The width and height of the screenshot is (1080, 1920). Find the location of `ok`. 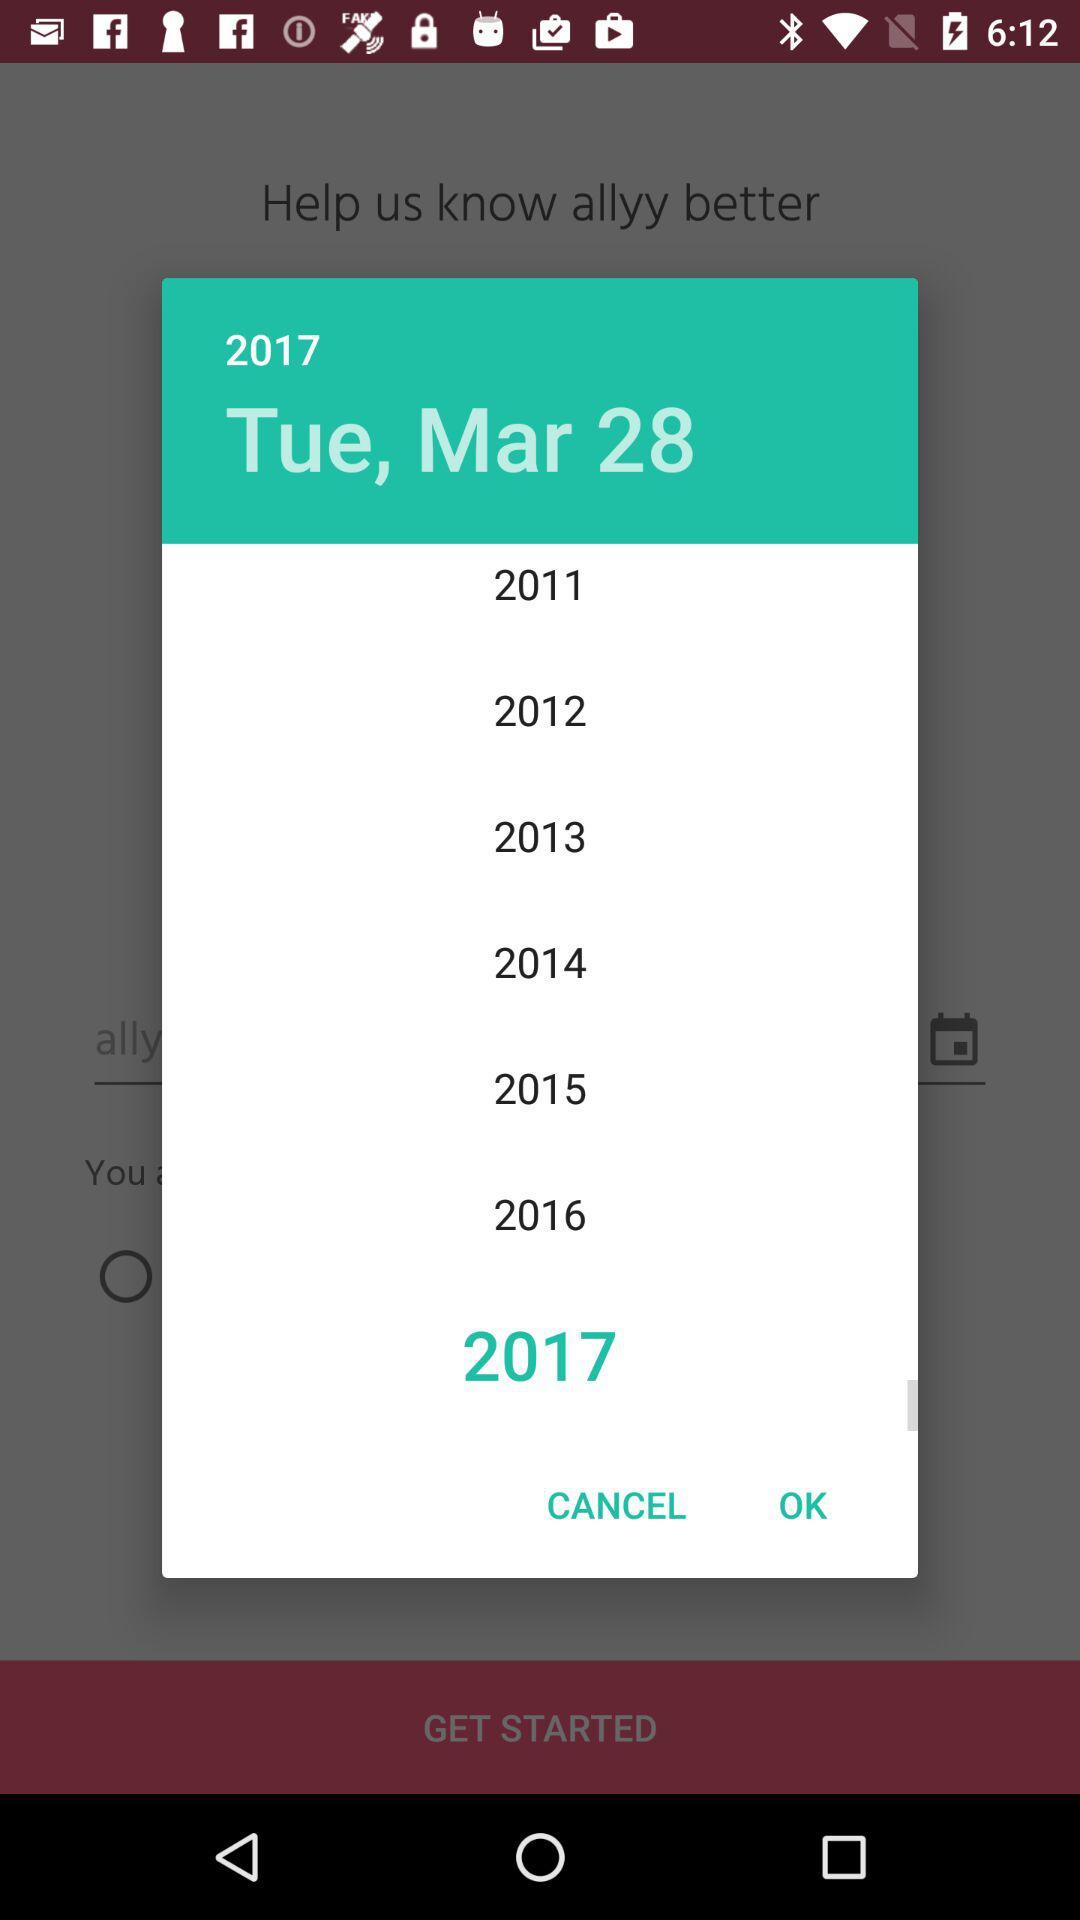

ok is located at coordinates (801, 1504).